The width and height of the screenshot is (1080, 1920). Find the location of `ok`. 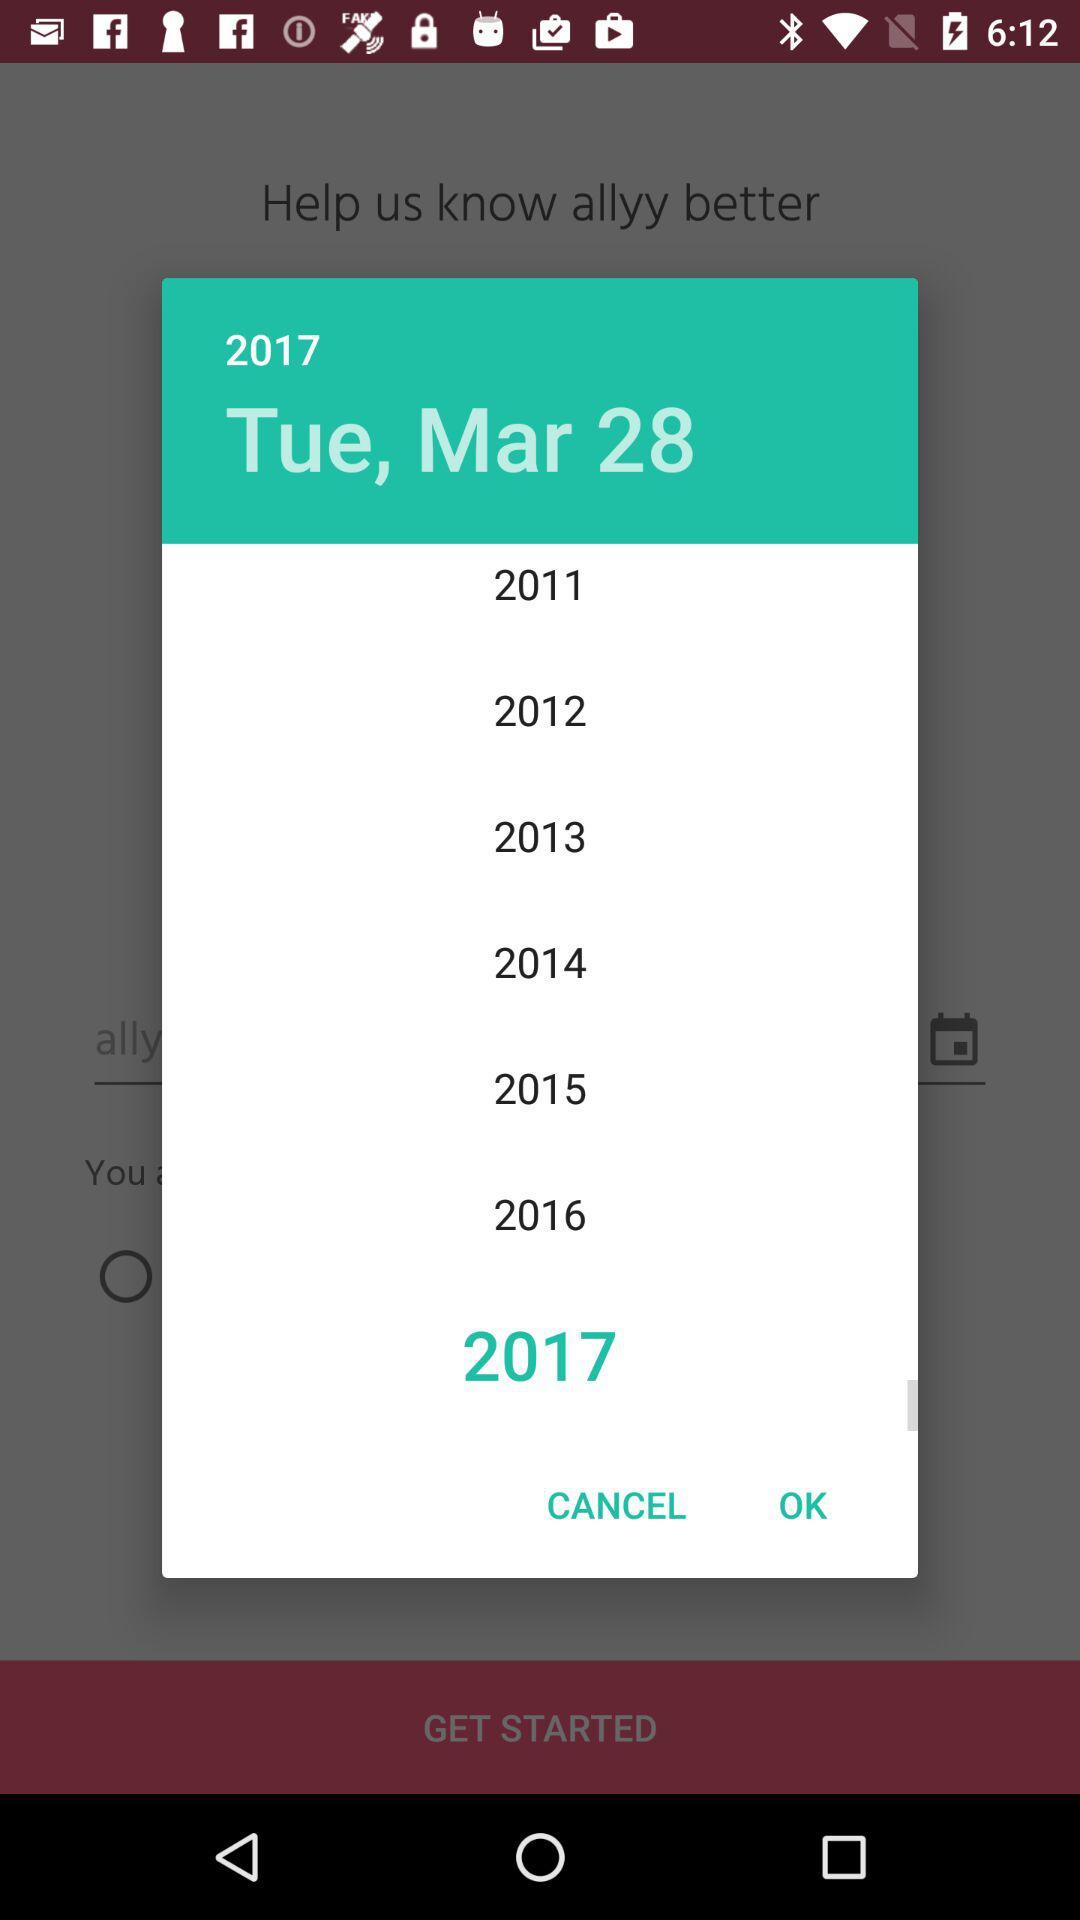

ok is located at coordinates (801, 1504).